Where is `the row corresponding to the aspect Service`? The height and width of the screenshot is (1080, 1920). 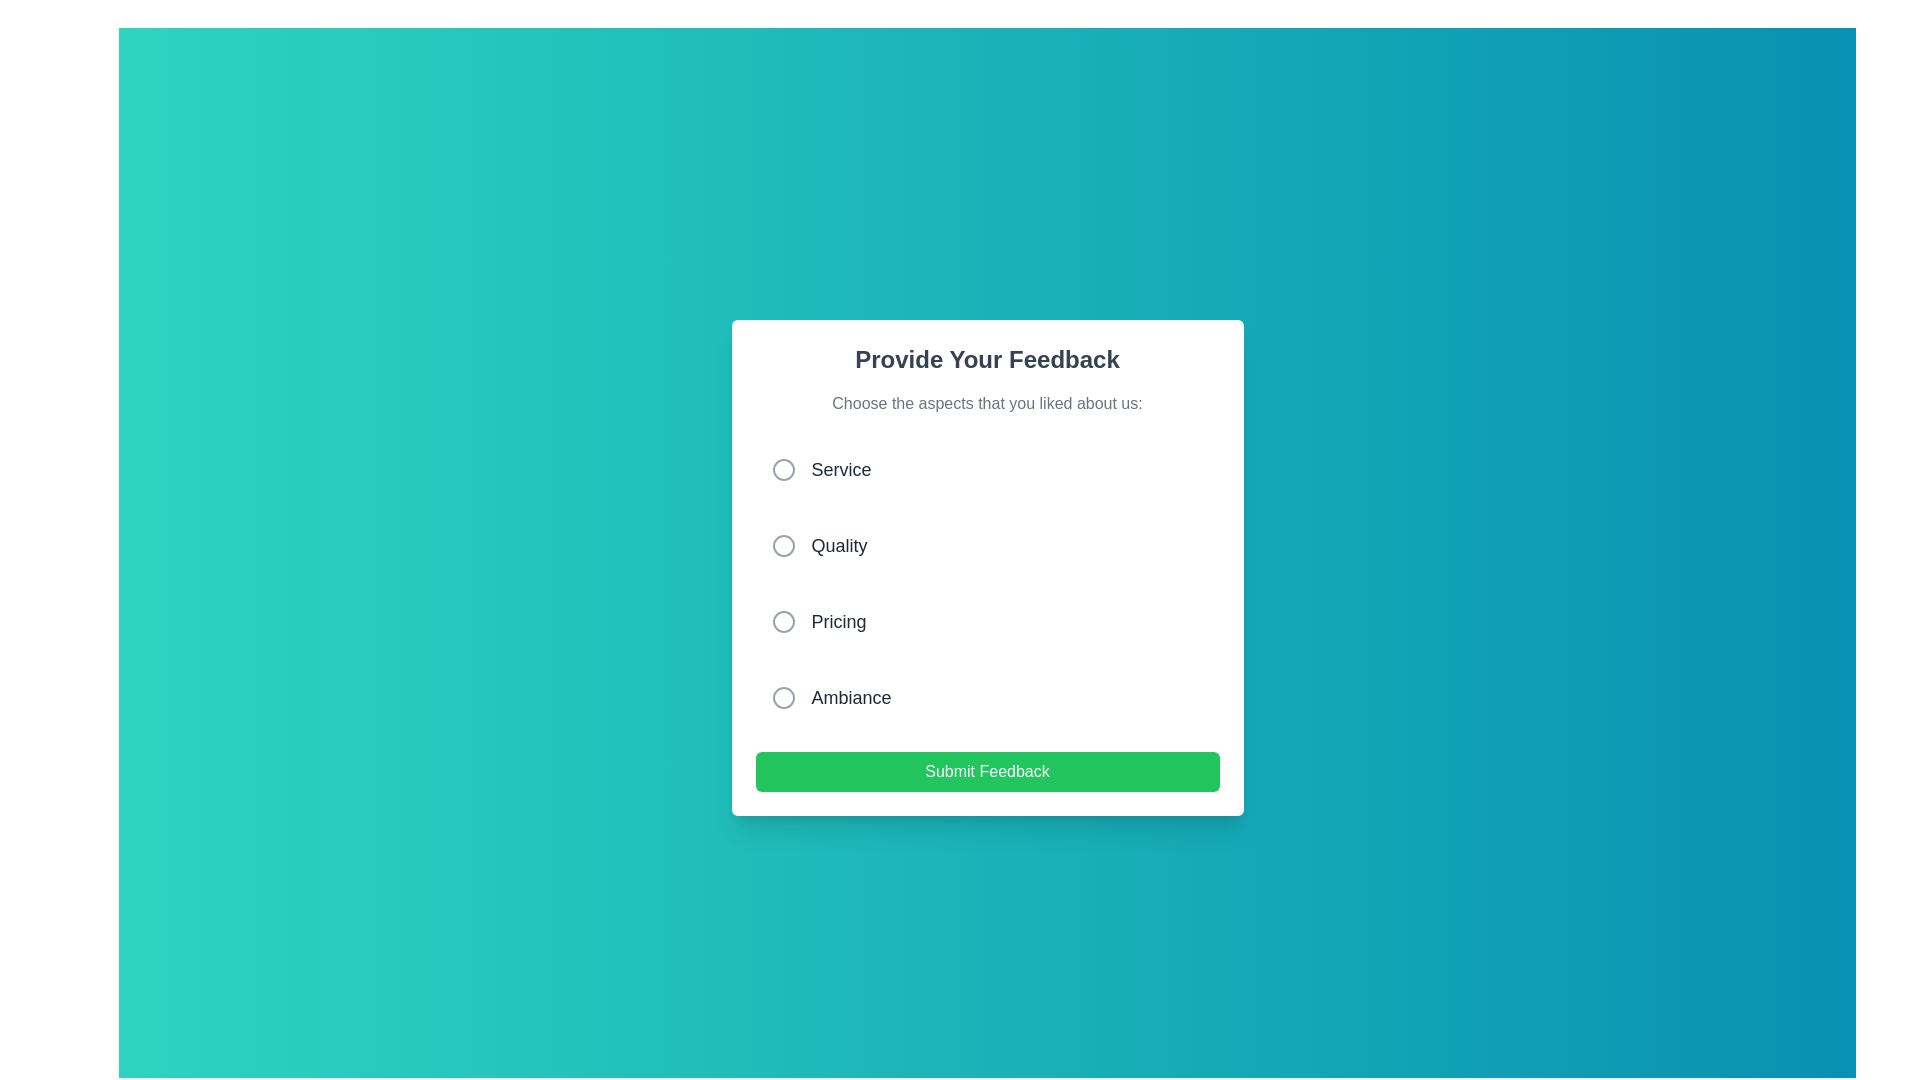
the row corresponding to the aspect Service is located at coordinates (987, 470).